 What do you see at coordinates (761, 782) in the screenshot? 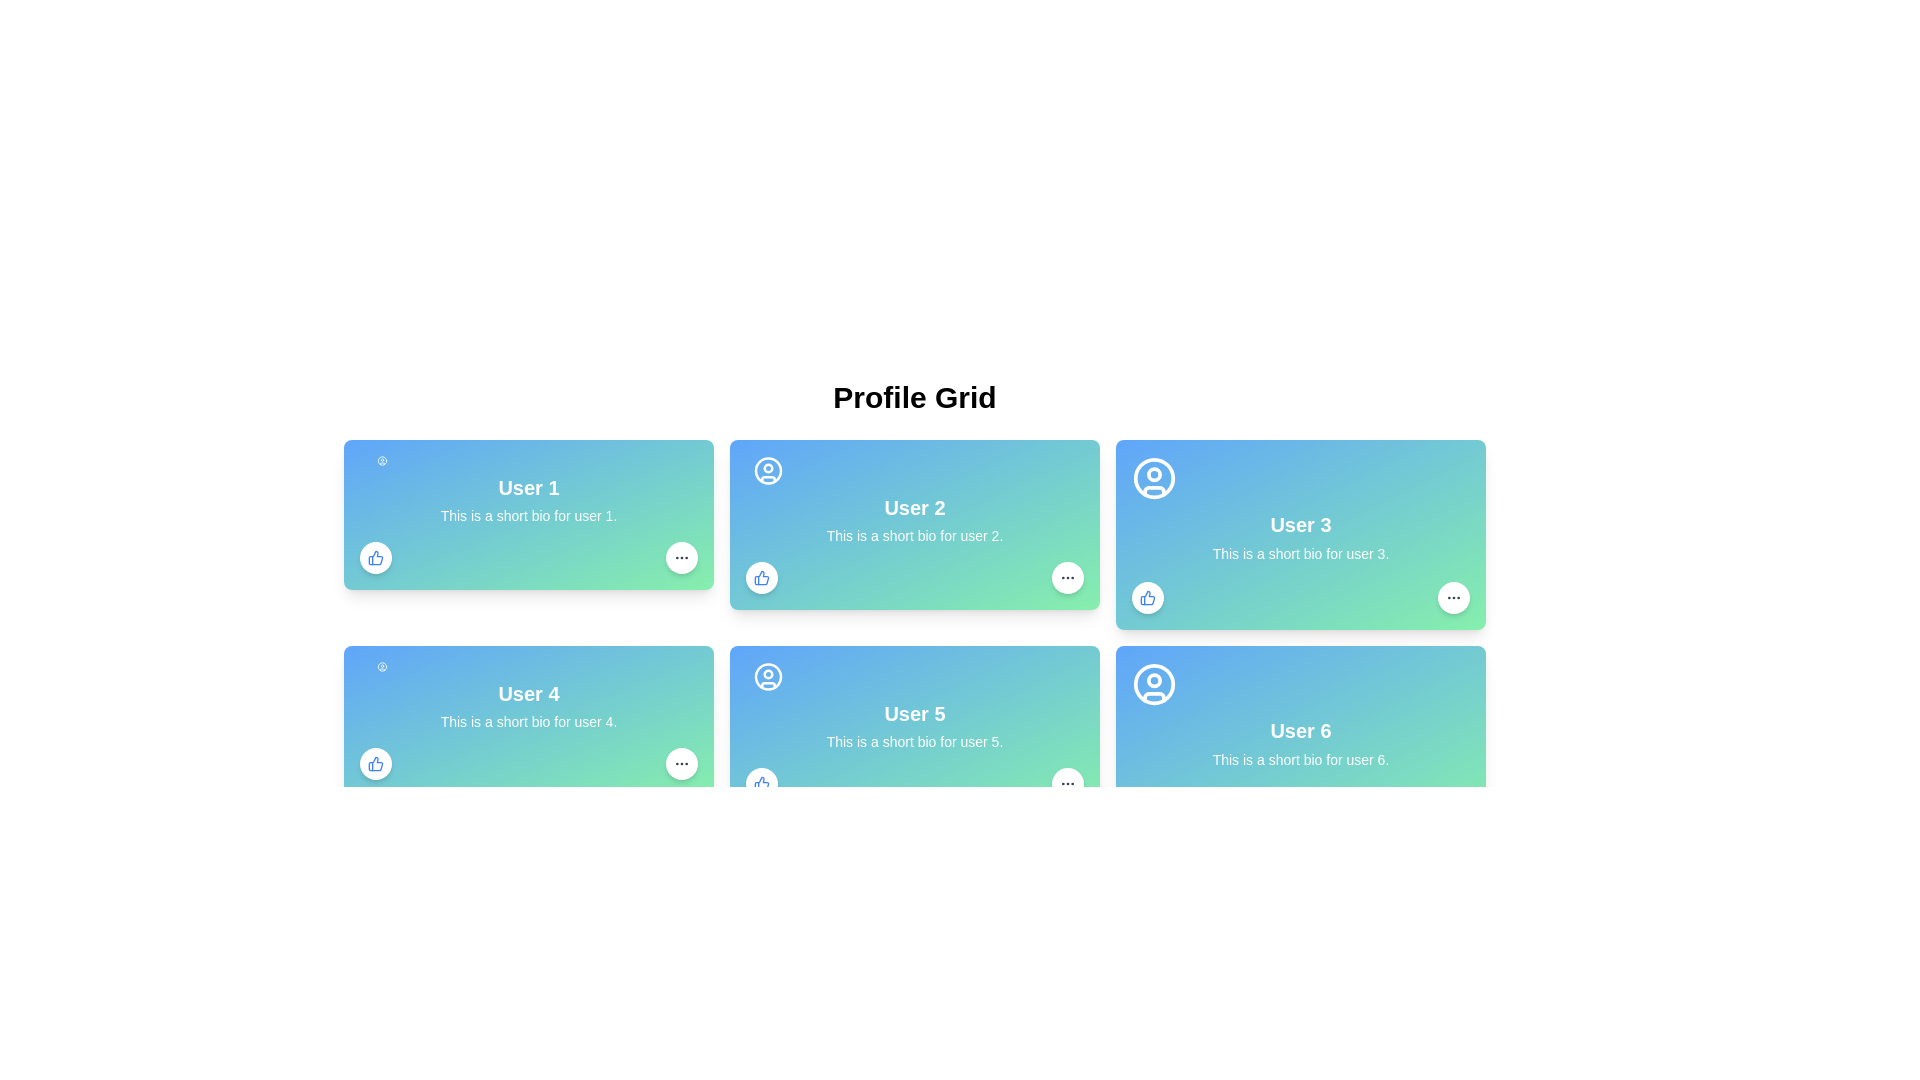
I see `the 'like' button located at the bottom-left corner of the 'User 5' card in the profile grid to express approval` at bounding box center [761, 782].